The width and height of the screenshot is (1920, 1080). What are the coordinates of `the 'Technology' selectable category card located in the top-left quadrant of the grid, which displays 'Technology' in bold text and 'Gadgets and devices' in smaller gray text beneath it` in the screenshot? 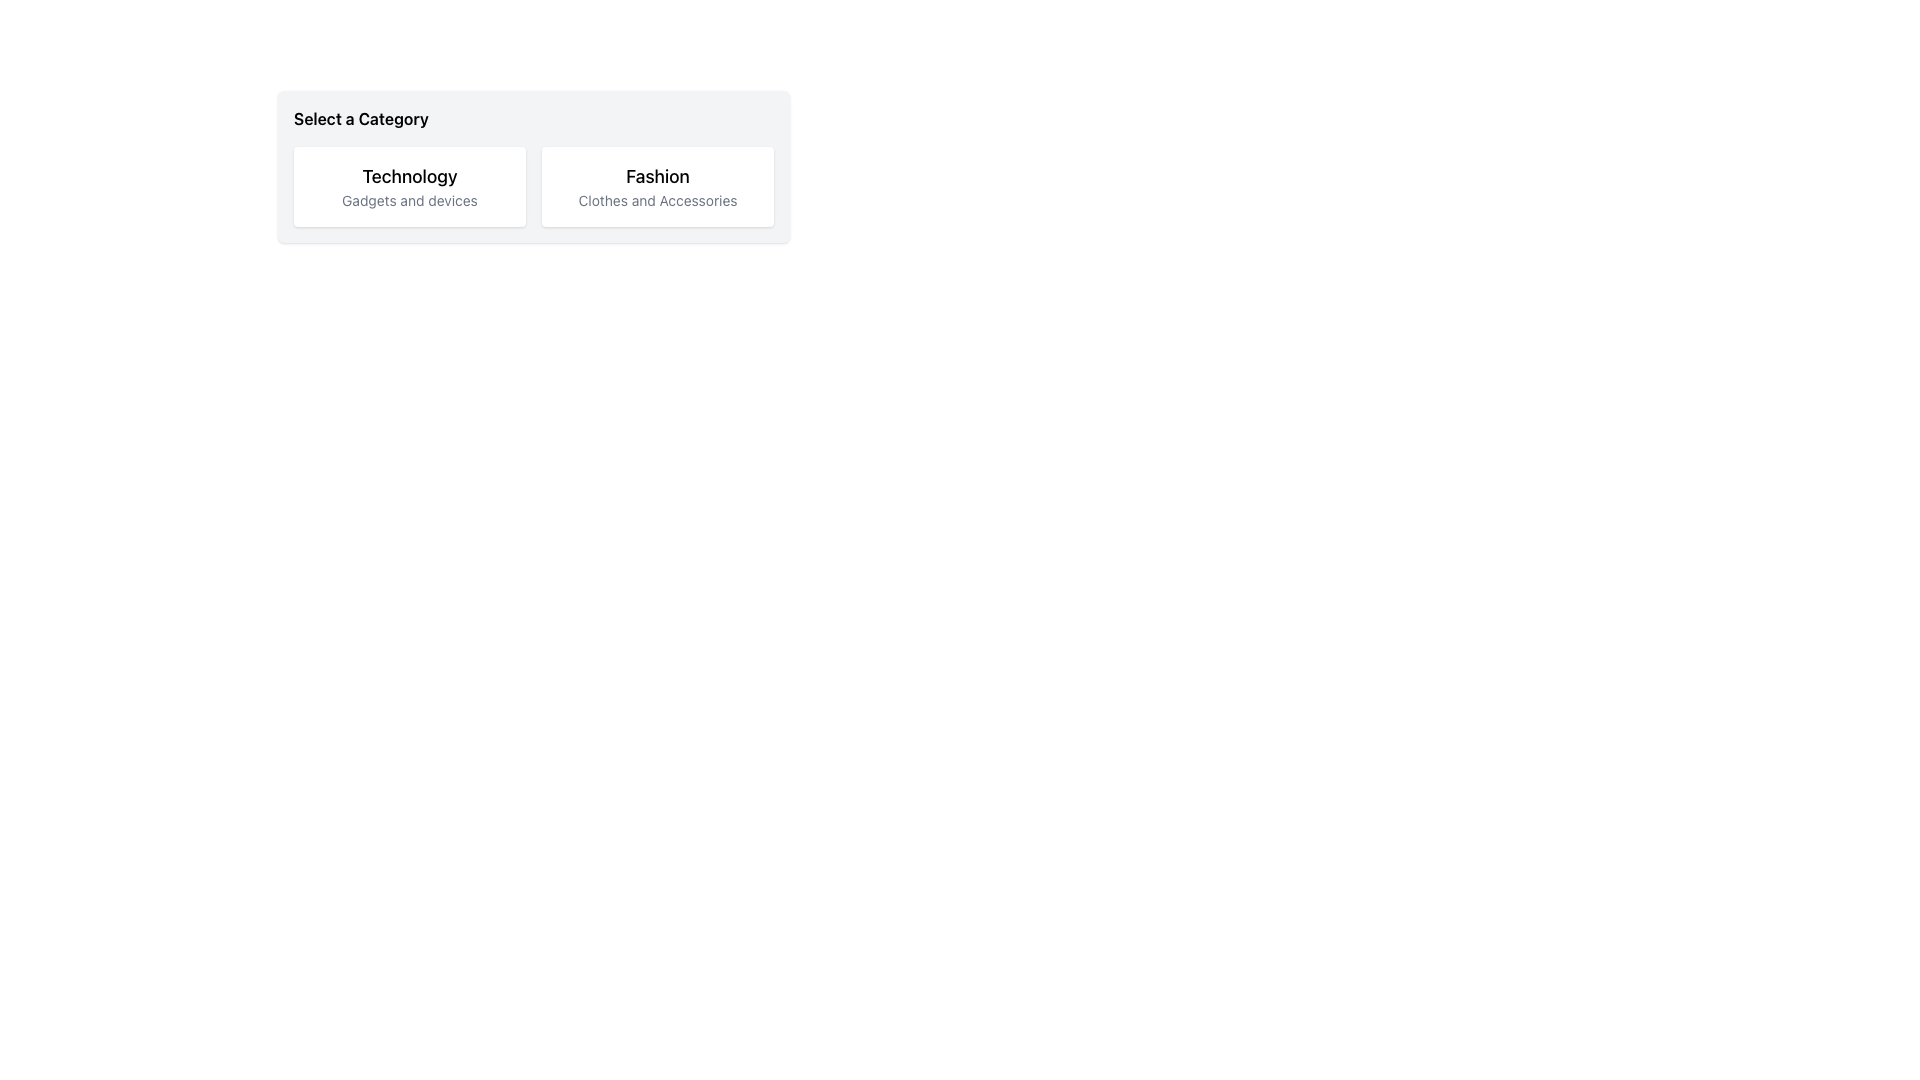 It's located at (408, 186).